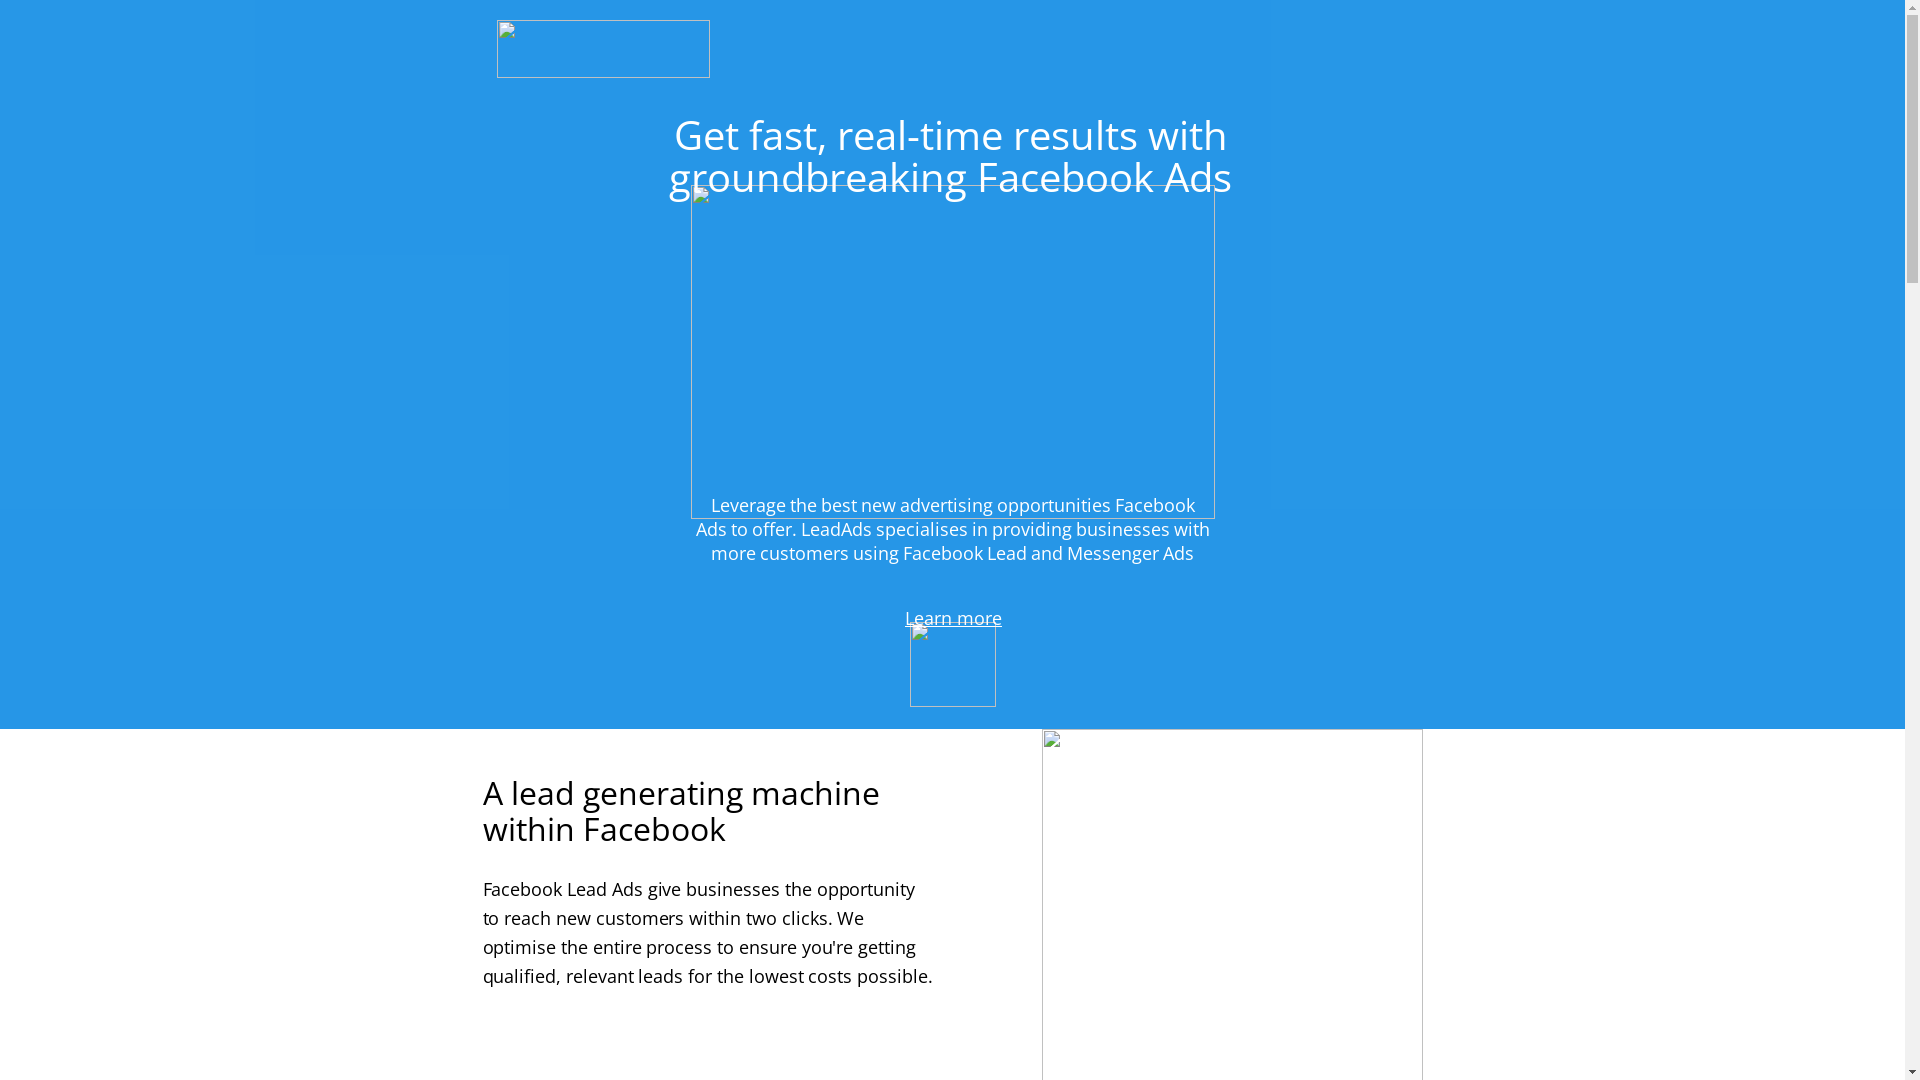  Describe the element at coordinates (952, 619) in the screenshot. I see `'Learn more'` at that location.